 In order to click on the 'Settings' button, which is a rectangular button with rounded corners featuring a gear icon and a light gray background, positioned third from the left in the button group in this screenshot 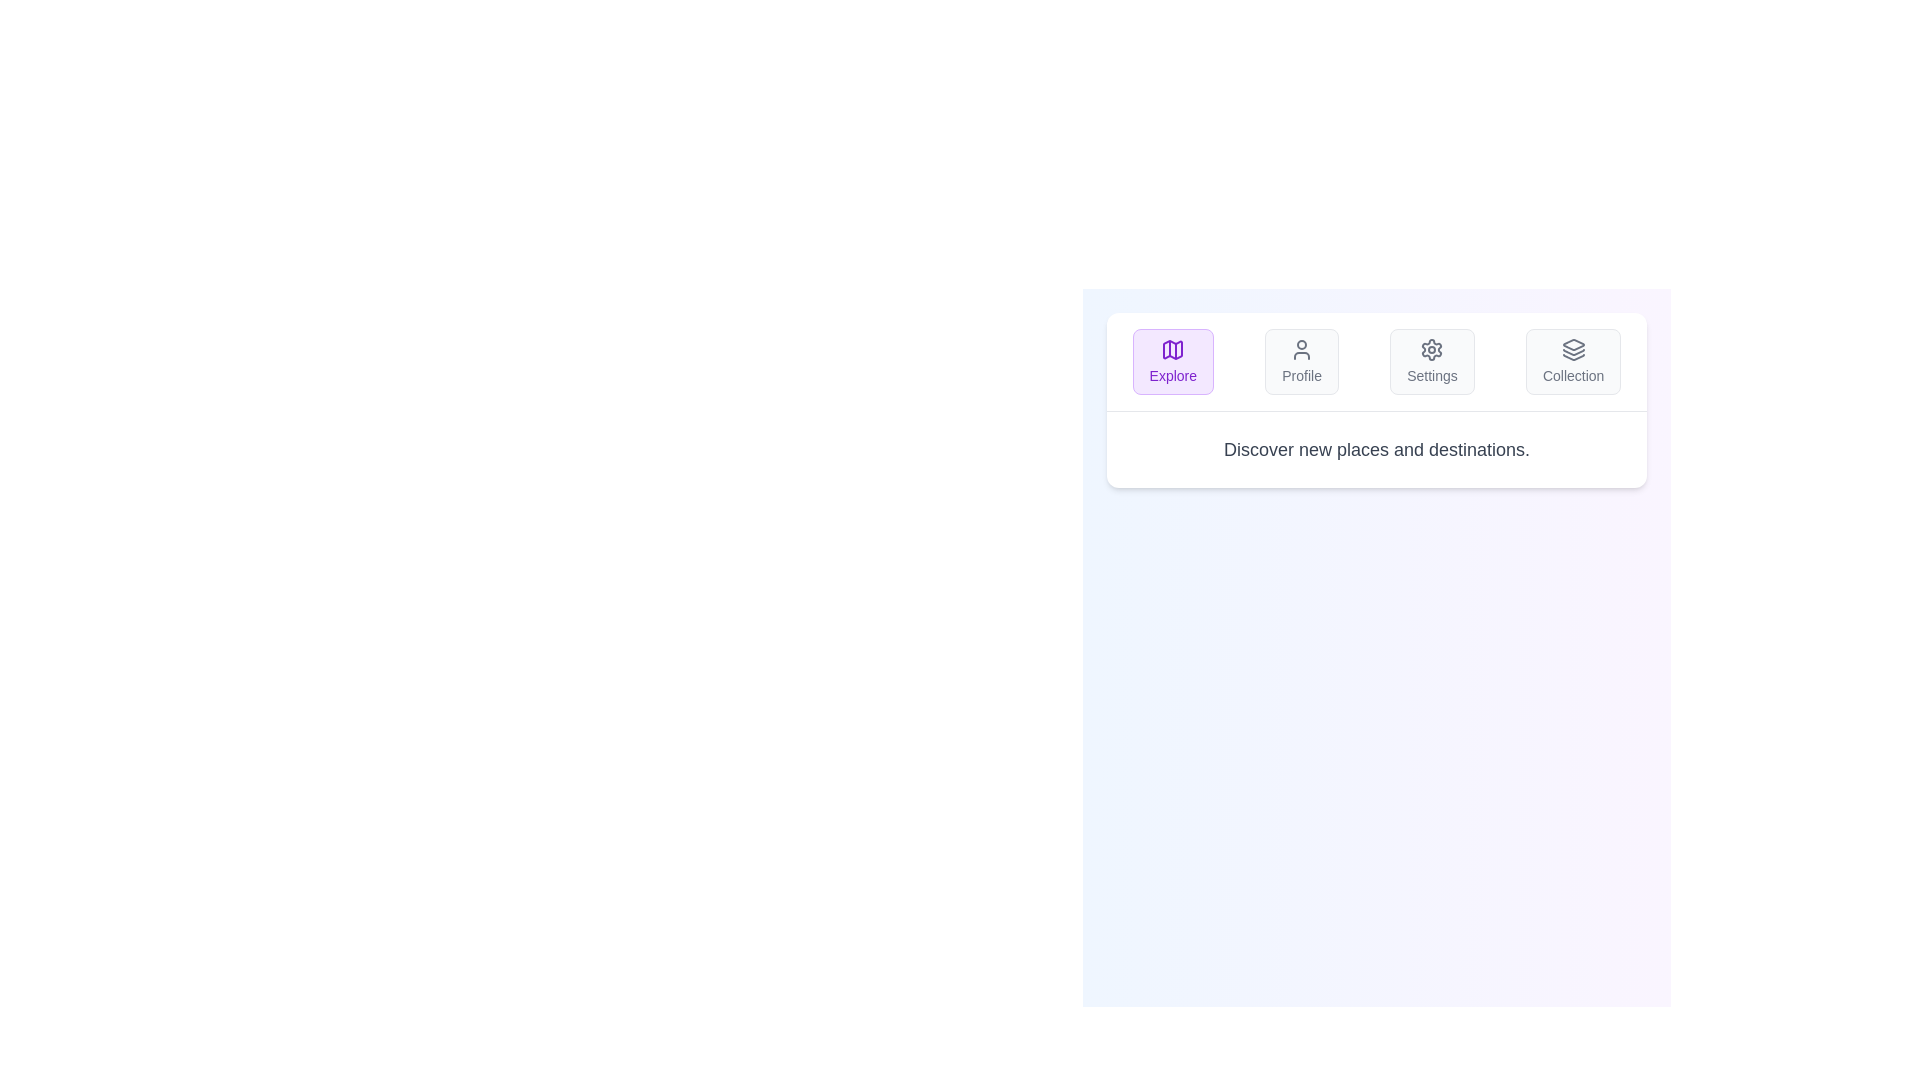, I will do `click(1431, 362)`.